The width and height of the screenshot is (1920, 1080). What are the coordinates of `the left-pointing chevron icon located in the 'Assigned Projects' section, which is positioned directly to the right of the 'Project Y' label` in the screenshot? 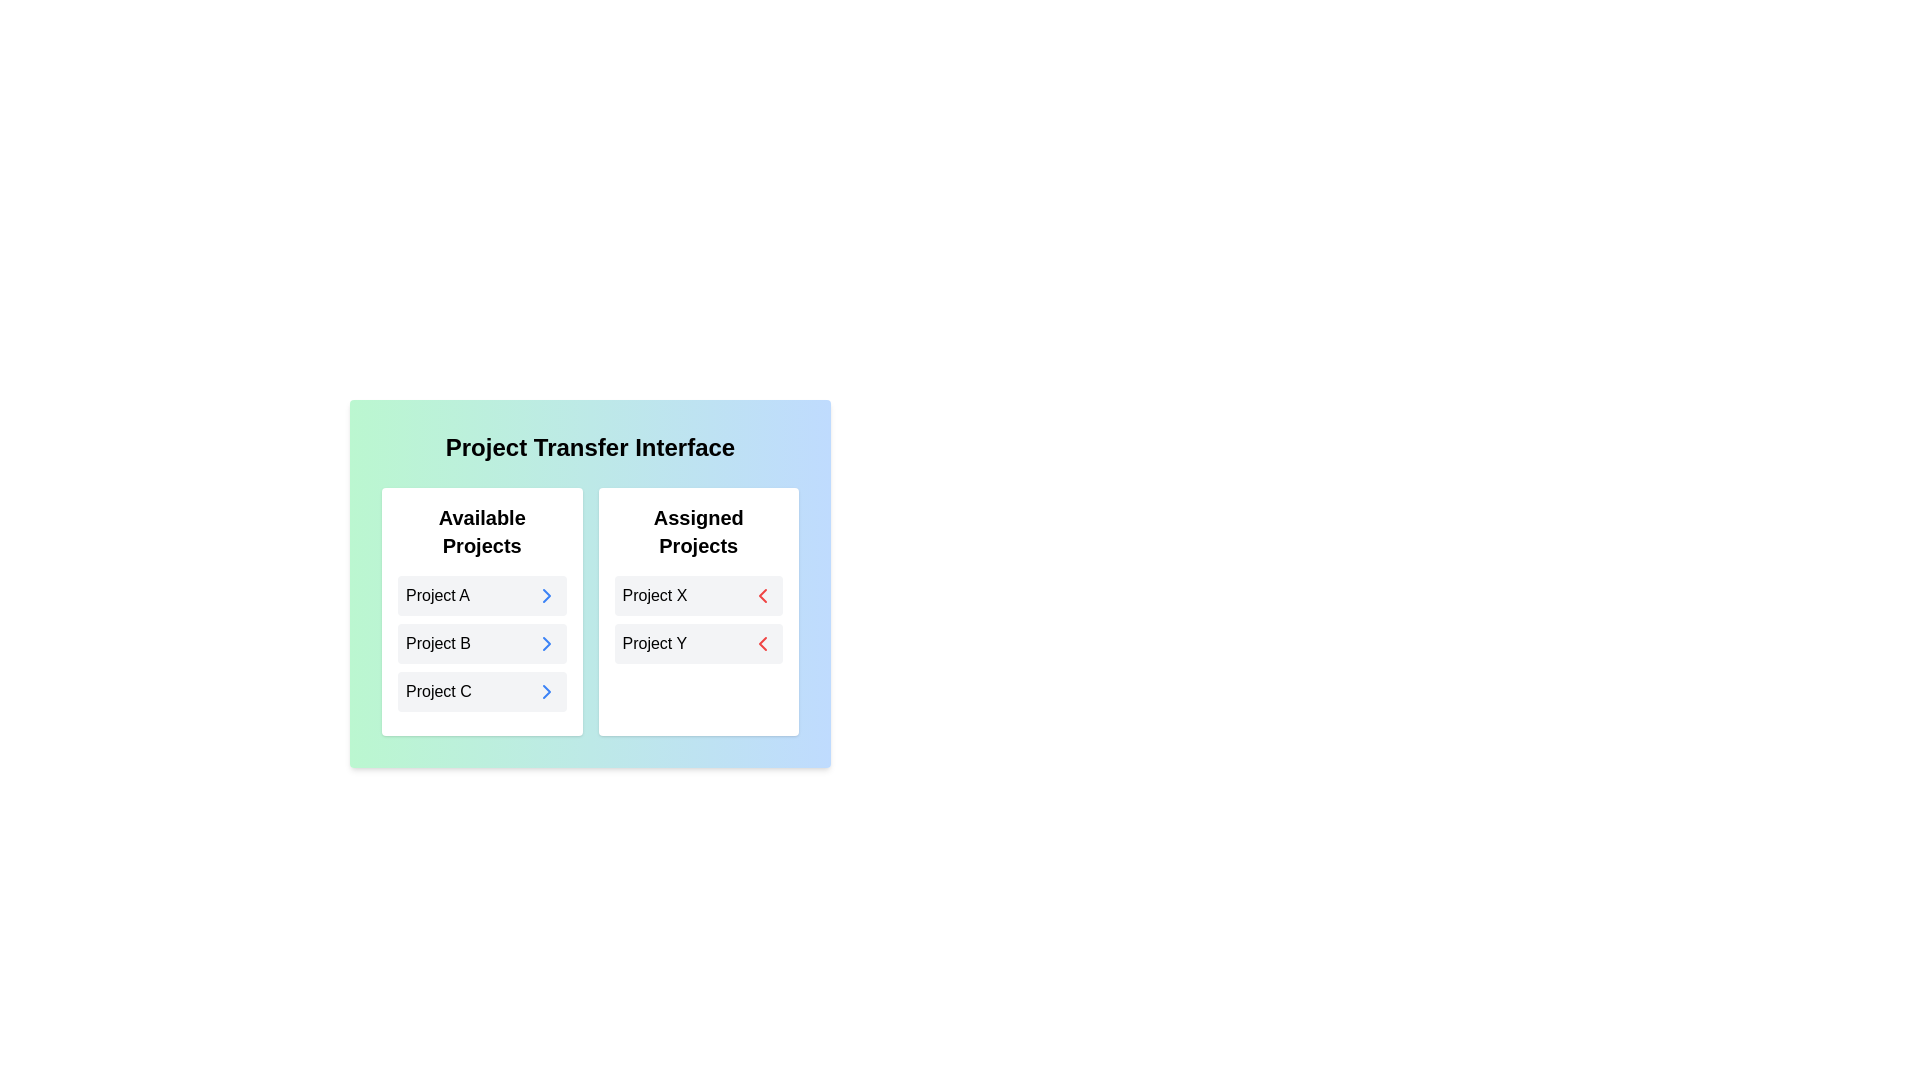 It's located at (762, 595).